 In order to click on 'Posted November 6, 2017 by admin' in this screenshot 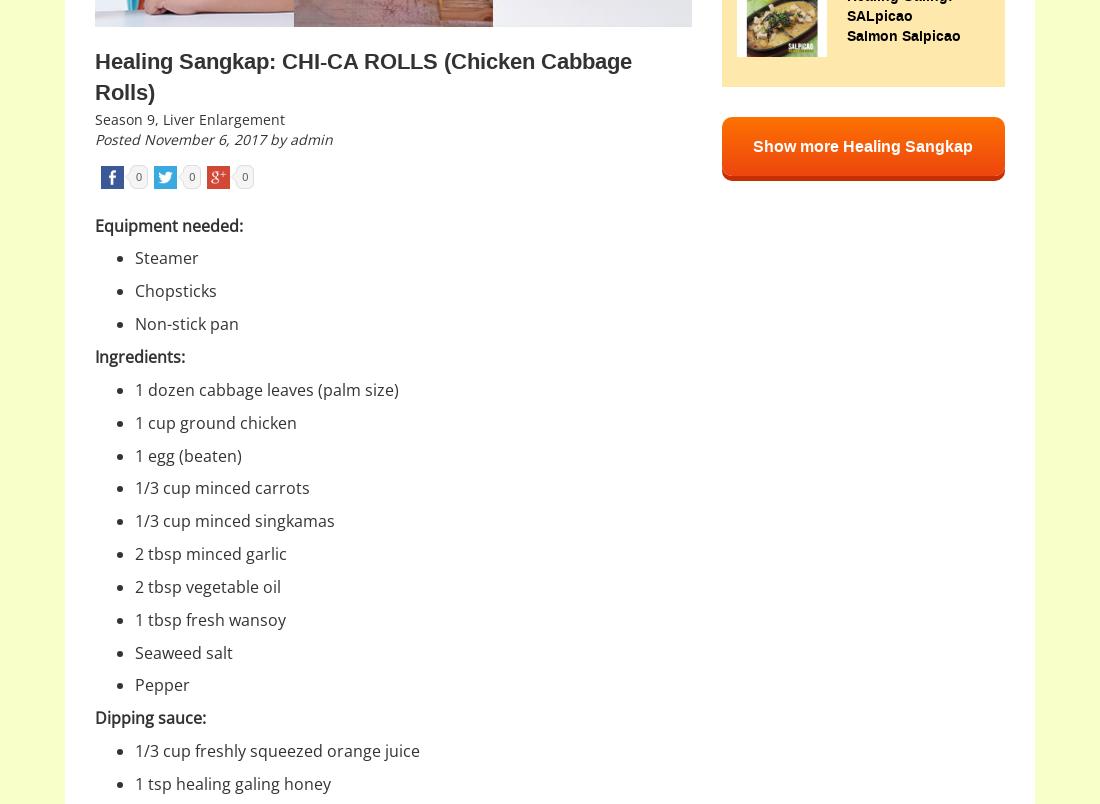, I will do `click(95, 138)`.